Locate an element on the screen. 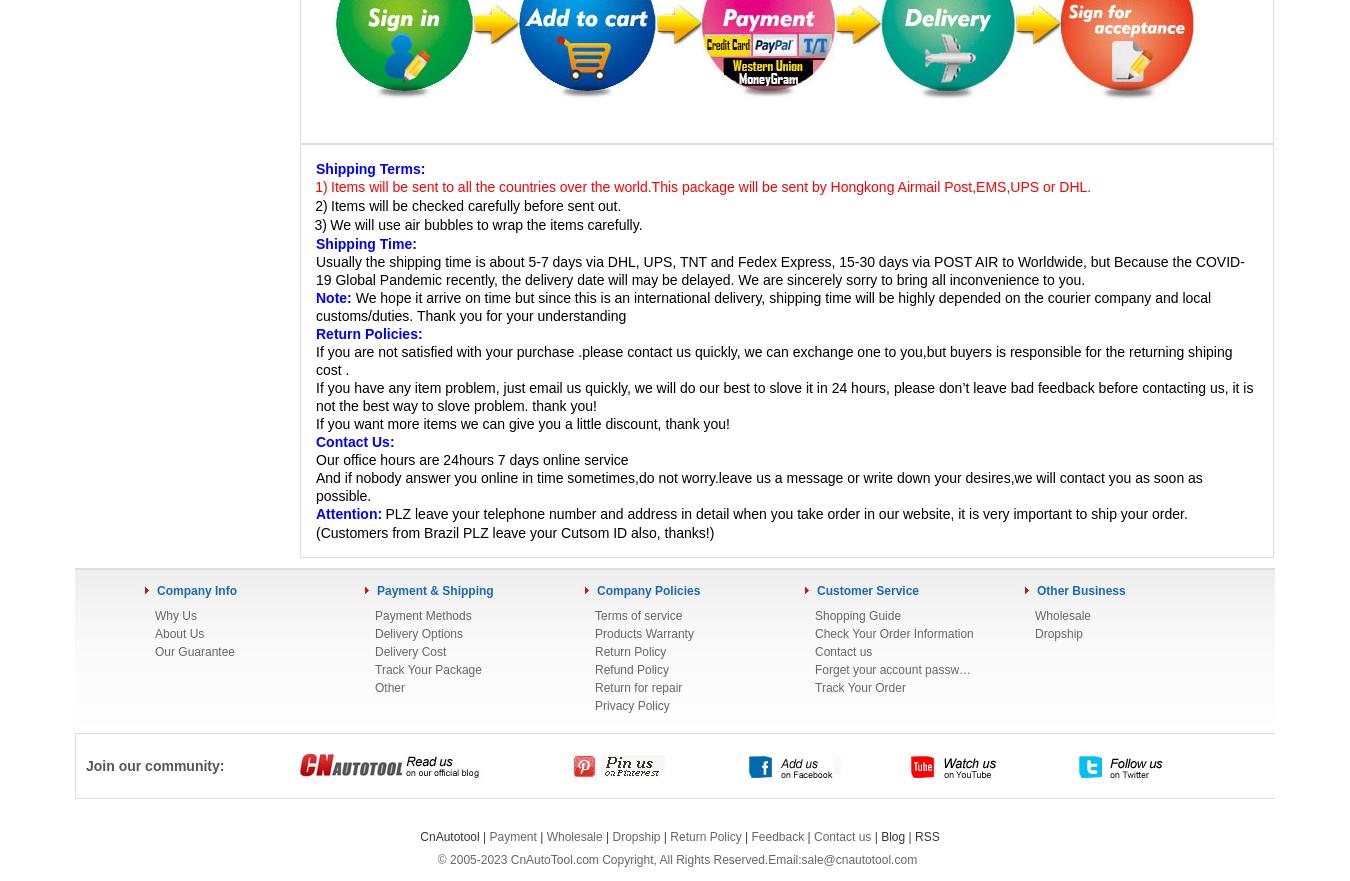 The height and width of the screenshot is (881, 1350). 'Payment' is located at coordinates (513, 836).